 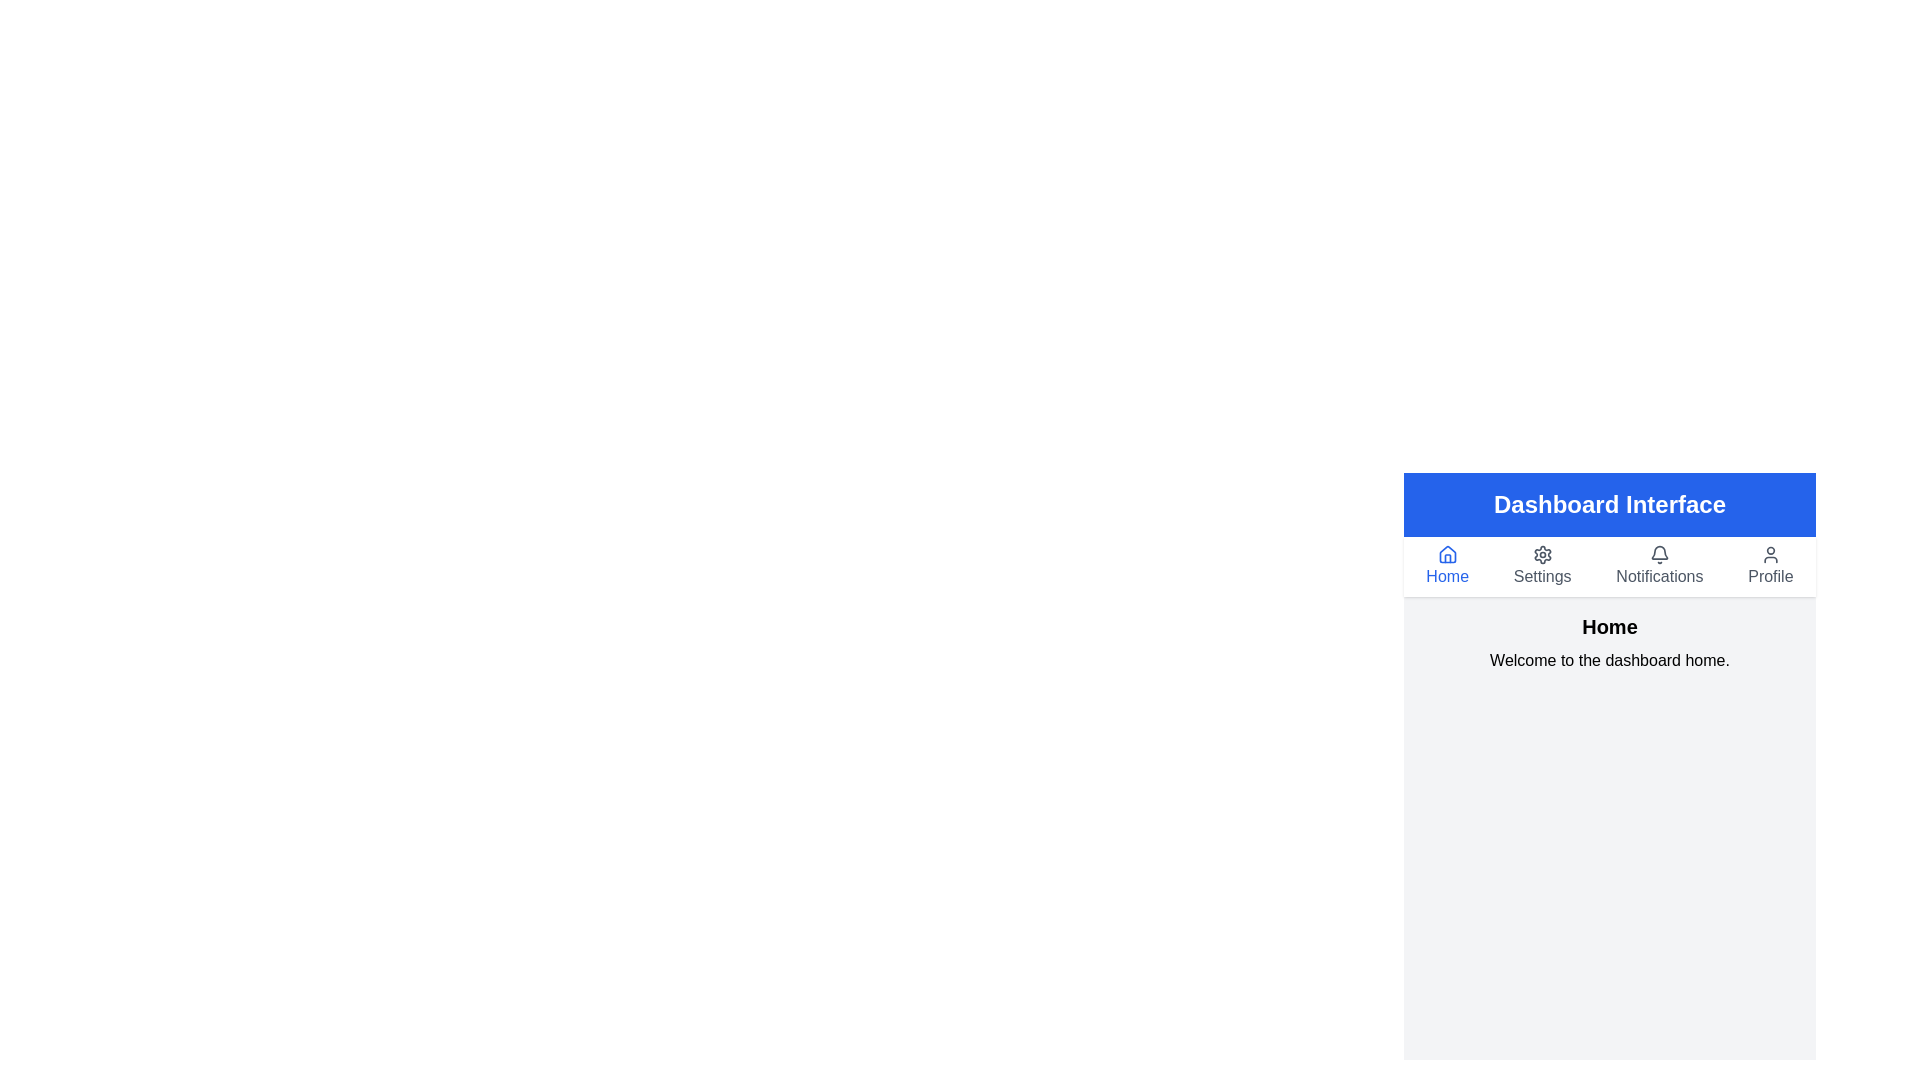 What do you see at coordinates (1659, 555) in the screenshot?
I see `the gray bell-shaped icon` at bounding box center [1659, 555].